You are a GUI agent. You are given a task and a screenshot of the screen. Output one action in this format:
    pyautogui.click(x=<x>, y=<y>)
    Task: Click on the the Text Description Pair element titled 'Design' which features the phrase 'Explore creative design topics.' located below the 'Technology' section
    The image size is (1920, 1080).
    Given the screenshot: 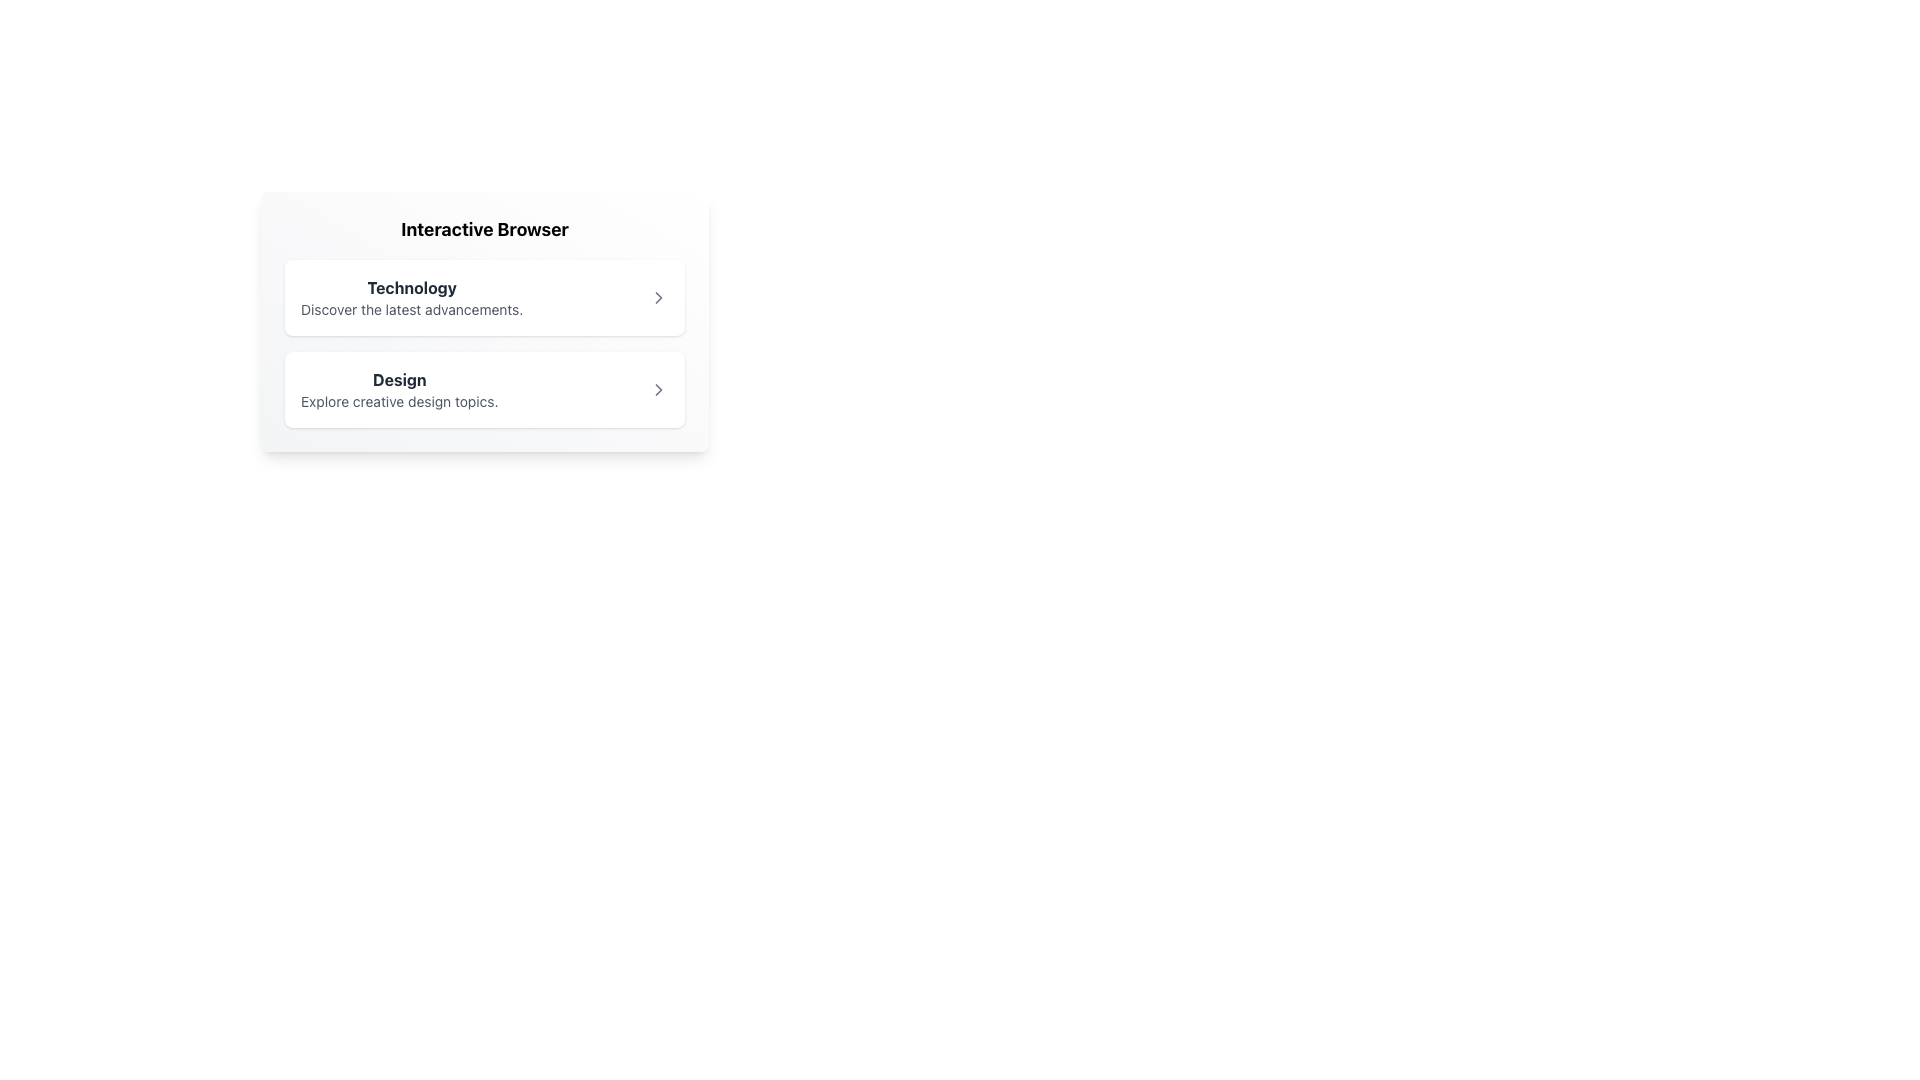 What is the action you would take?
    pyautogui.click(x=399, y=389)
    